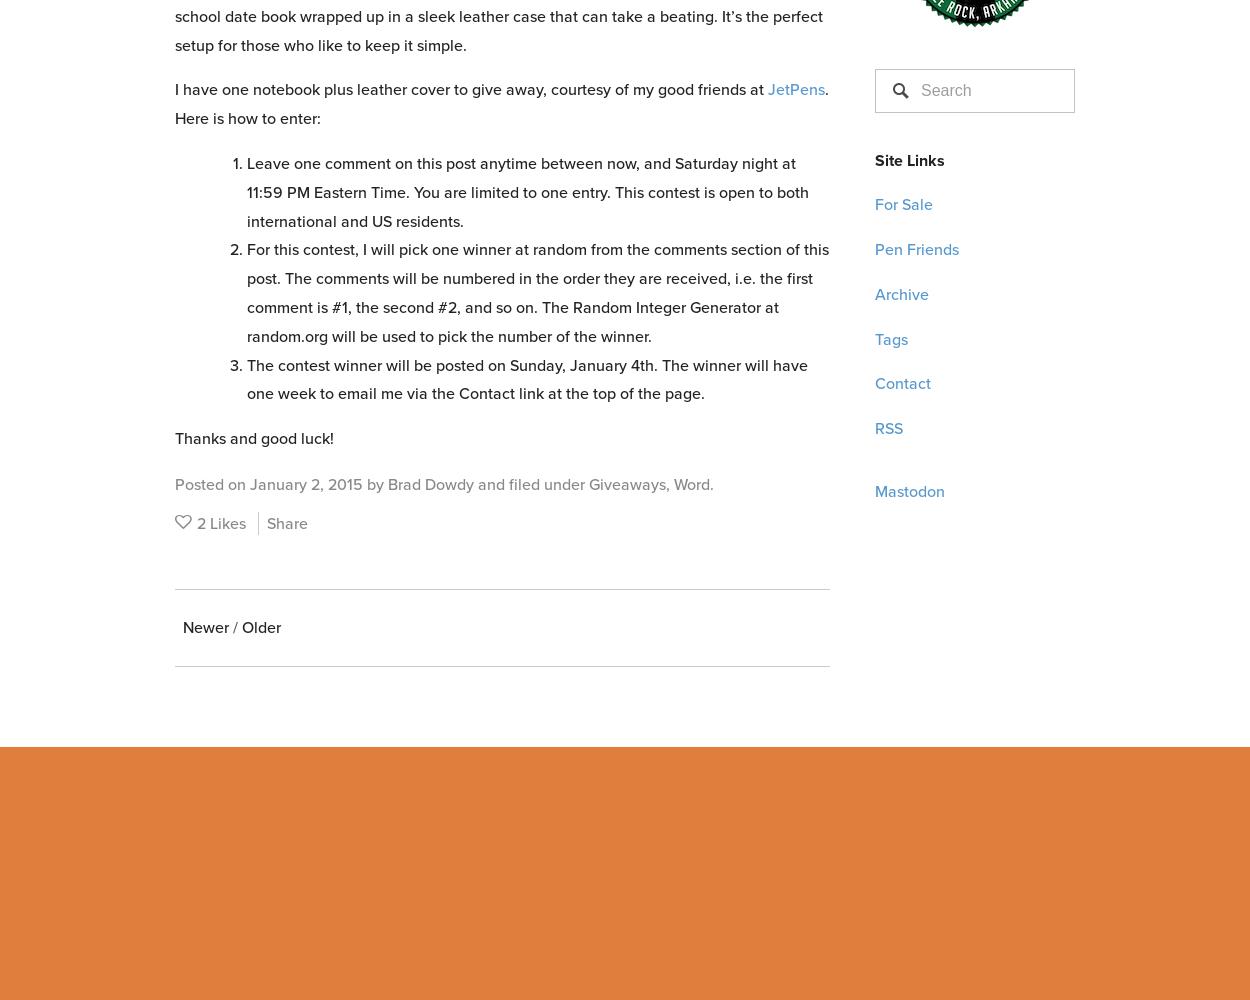 The width and height of the screenshot is (1250, 1000). Describe the element at coordinates (796, 88) in the screenshot. I see `'JetPens'` at that location.